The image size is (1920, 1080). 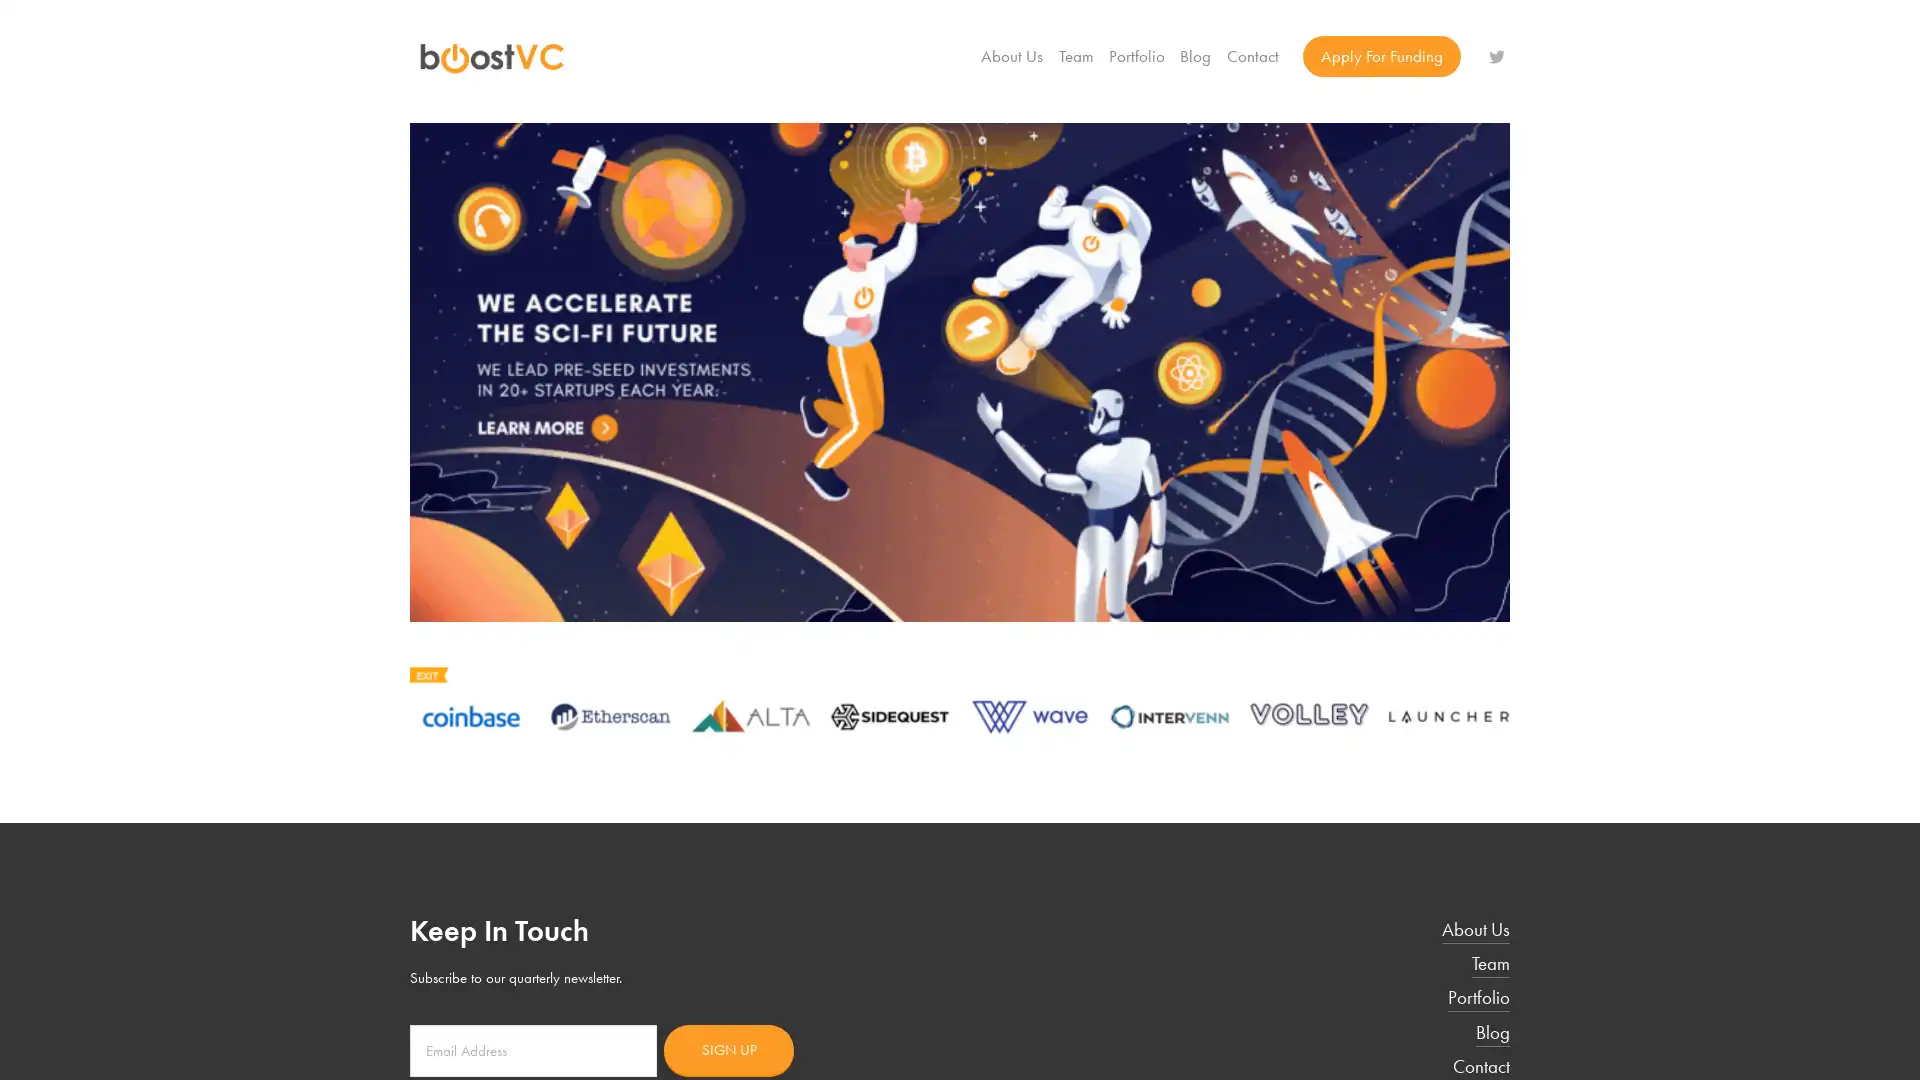 What do you see at coordinates (728, 1048) in the screenshot?
I see `SIGN UP` at bounding box center [728, 1048].